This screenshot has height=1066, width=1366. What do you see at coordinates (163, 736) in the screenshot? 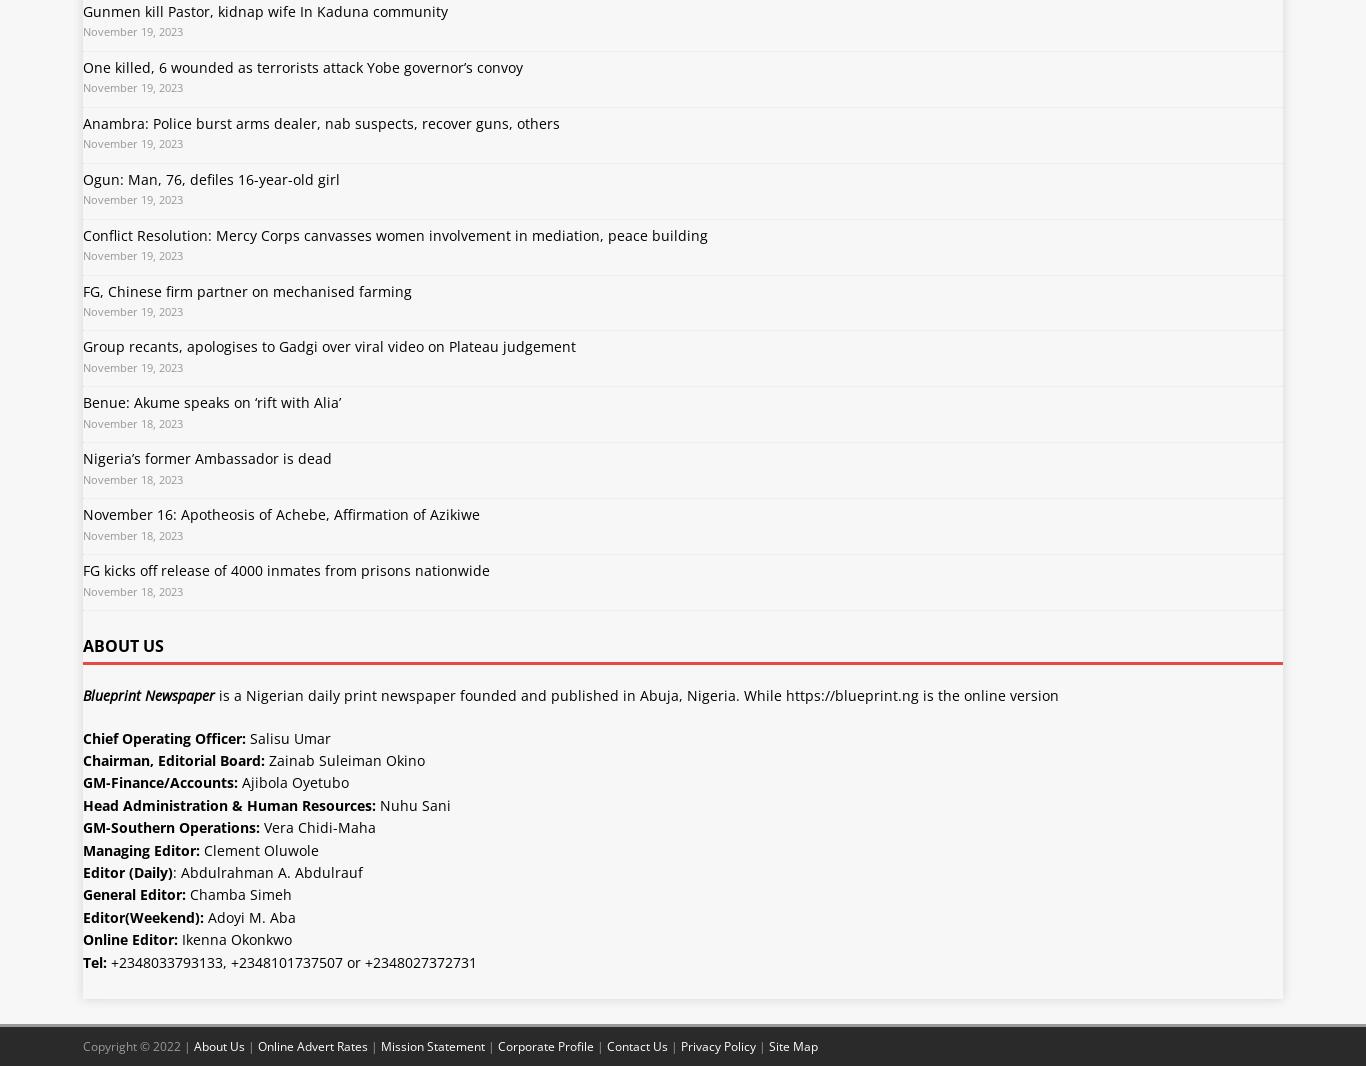
I see `'Chief Operating Officer:'` at bounding box center [163, 736].